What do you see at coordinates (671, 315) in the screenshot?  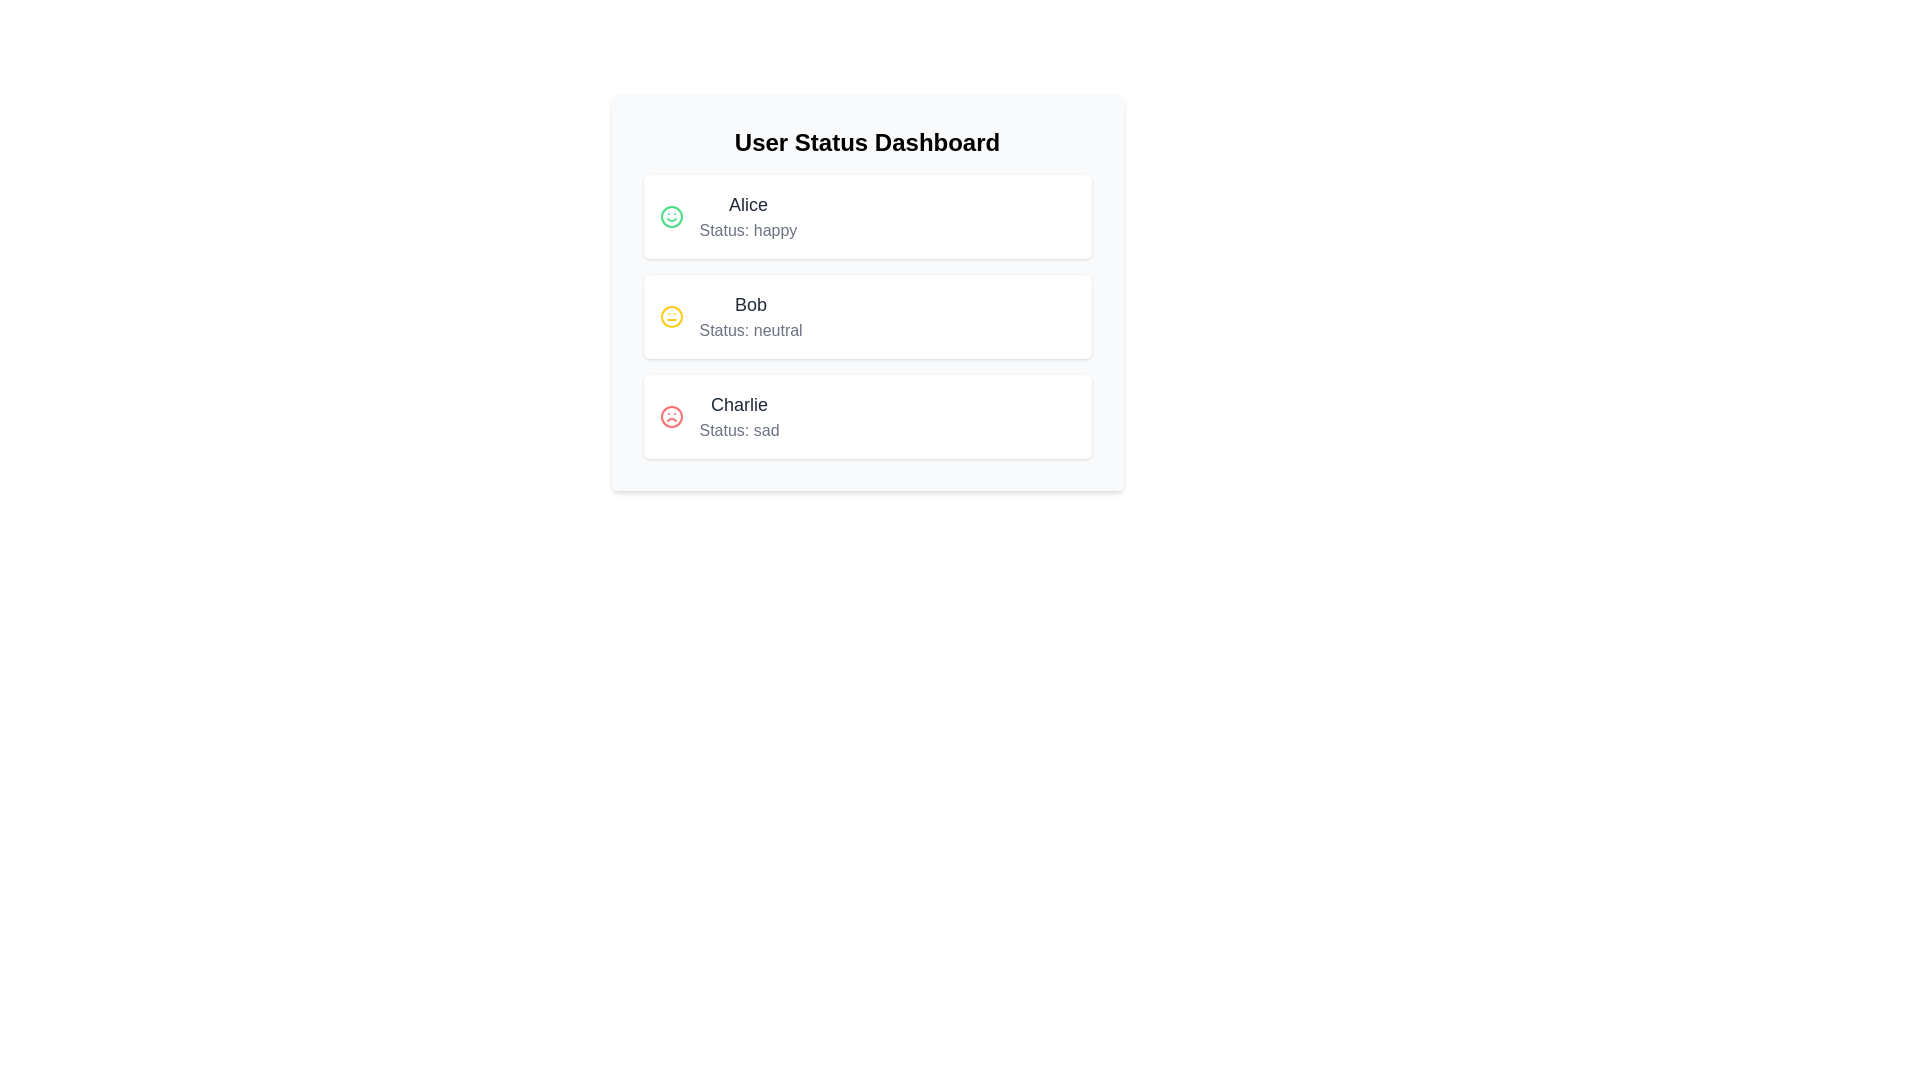 I see `the neutral status icon representing Bob, located in the left section of the 'Bob' user card next to the text 'Status: neutral'` at bounding box center [671, 315].